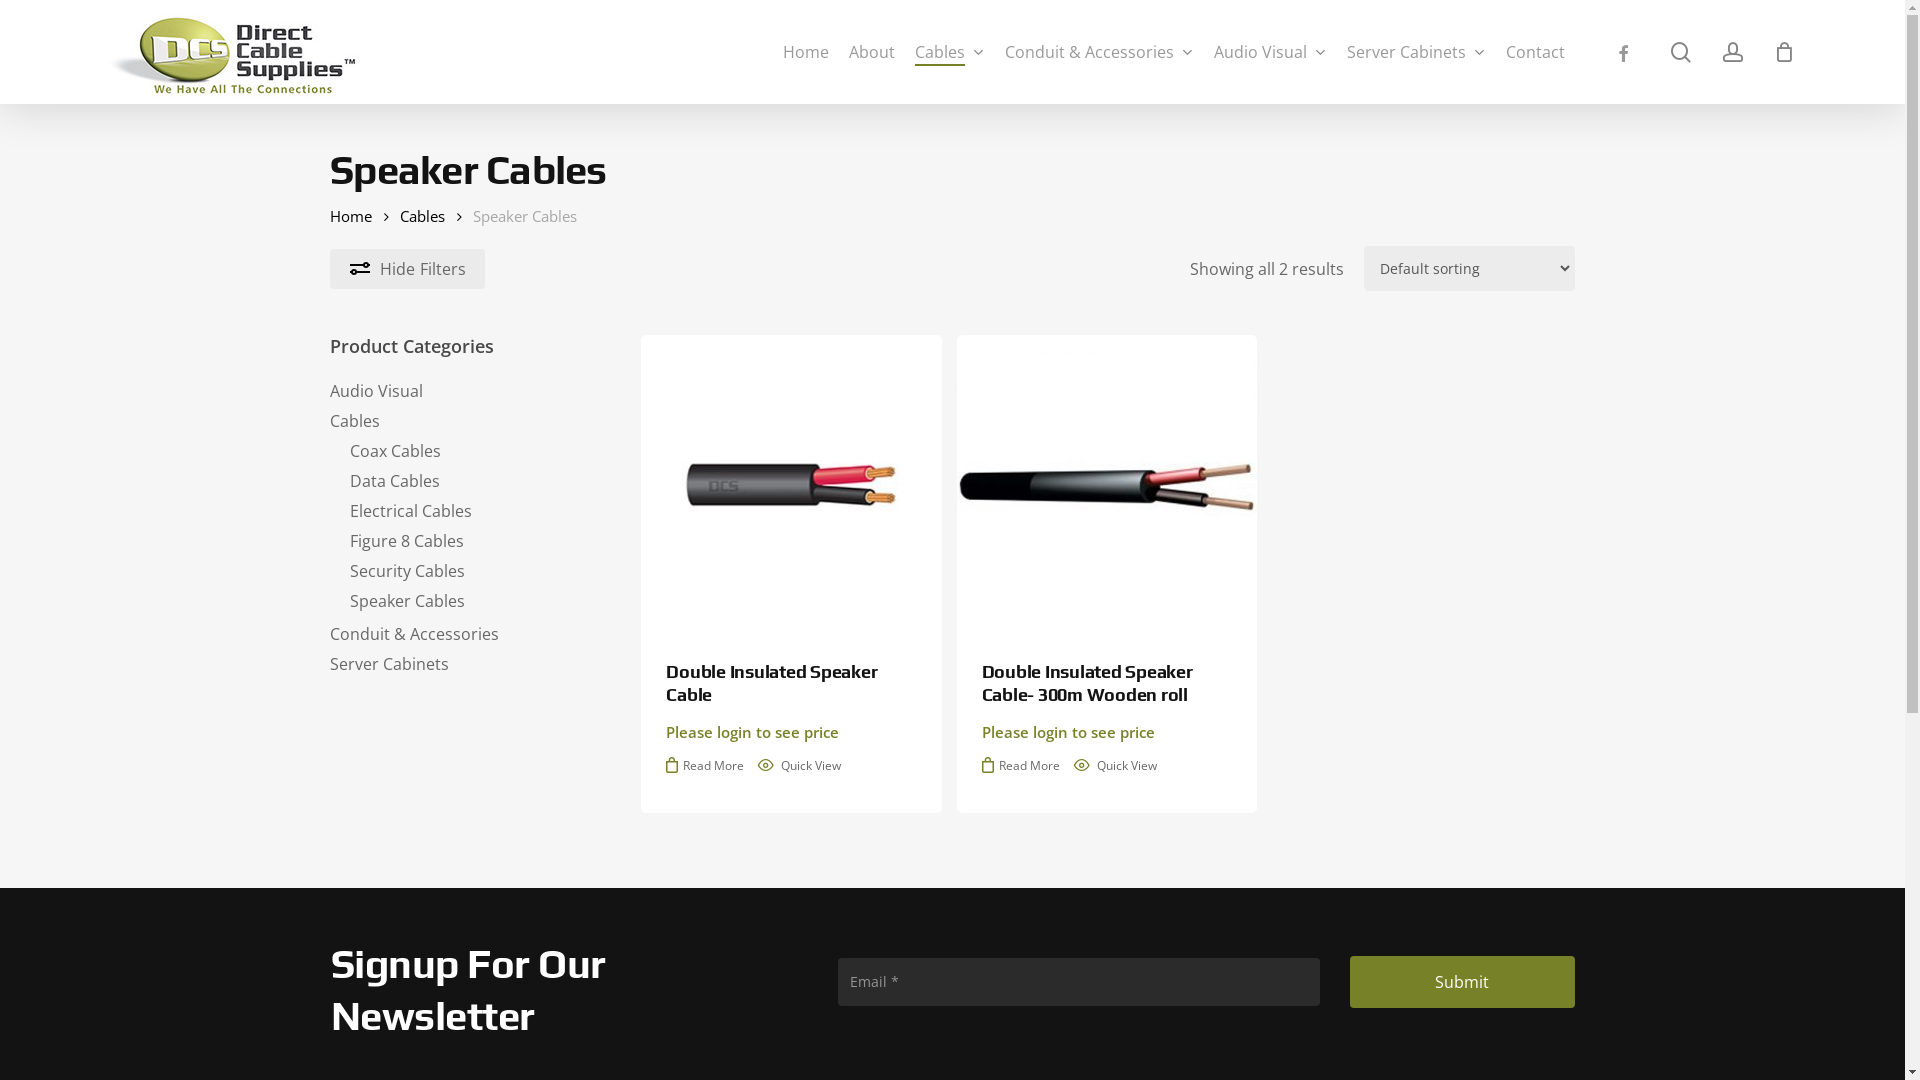  I want to click on 'Audio Visual', so click(459, 390).